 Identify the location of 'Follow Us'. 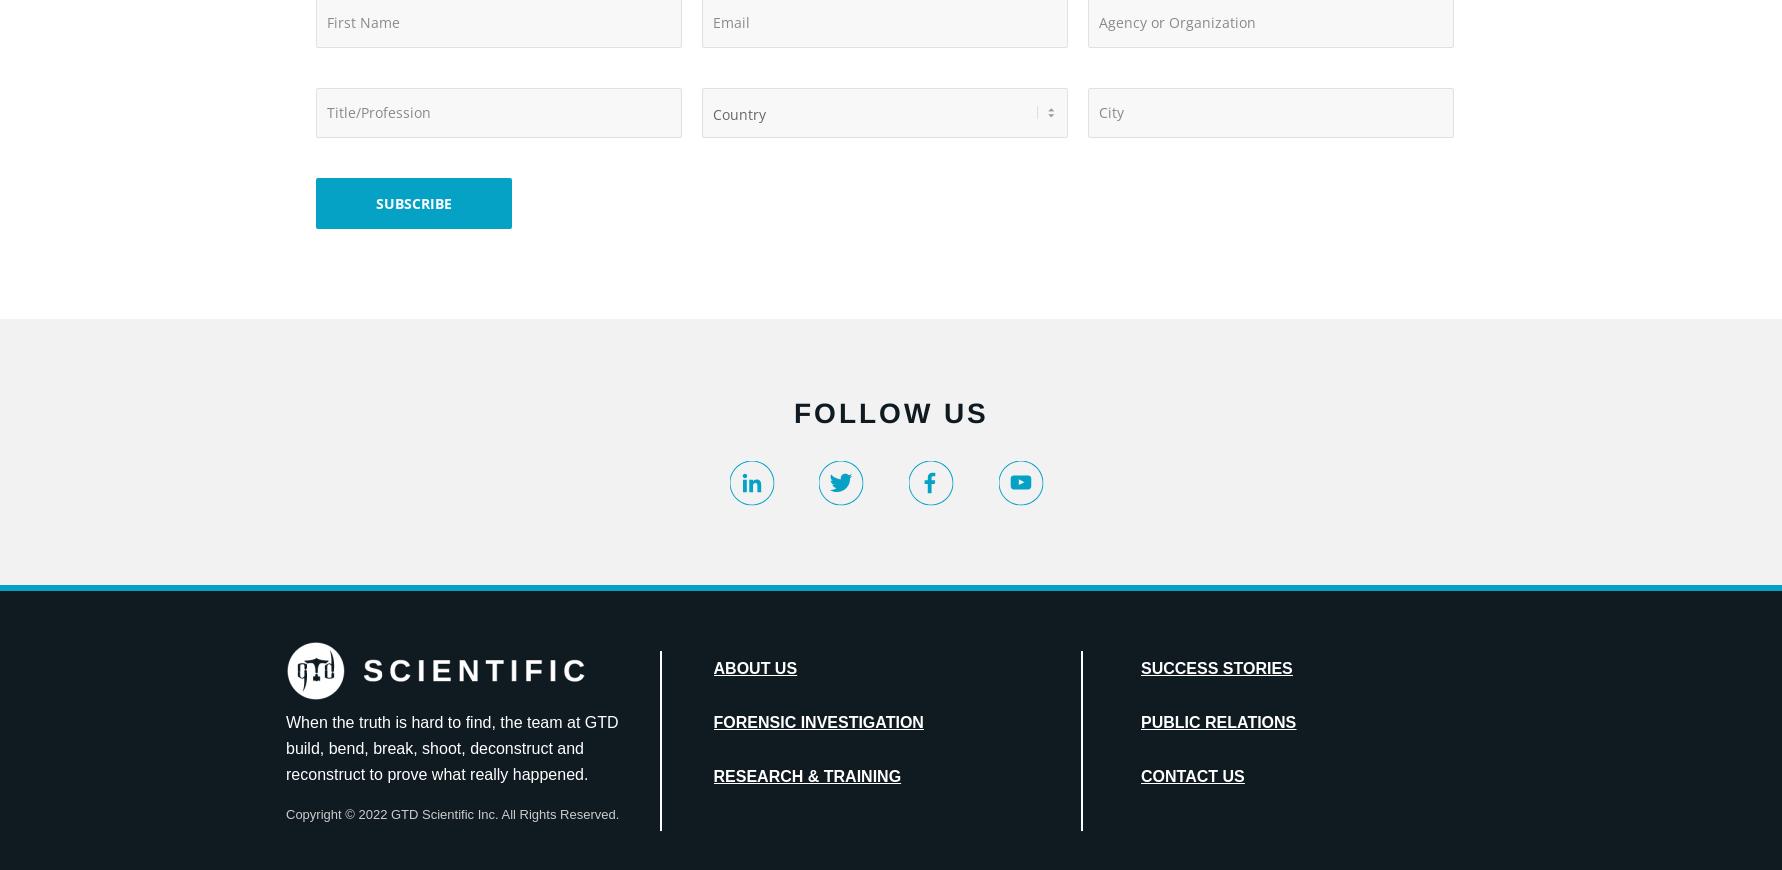
(889, 413).